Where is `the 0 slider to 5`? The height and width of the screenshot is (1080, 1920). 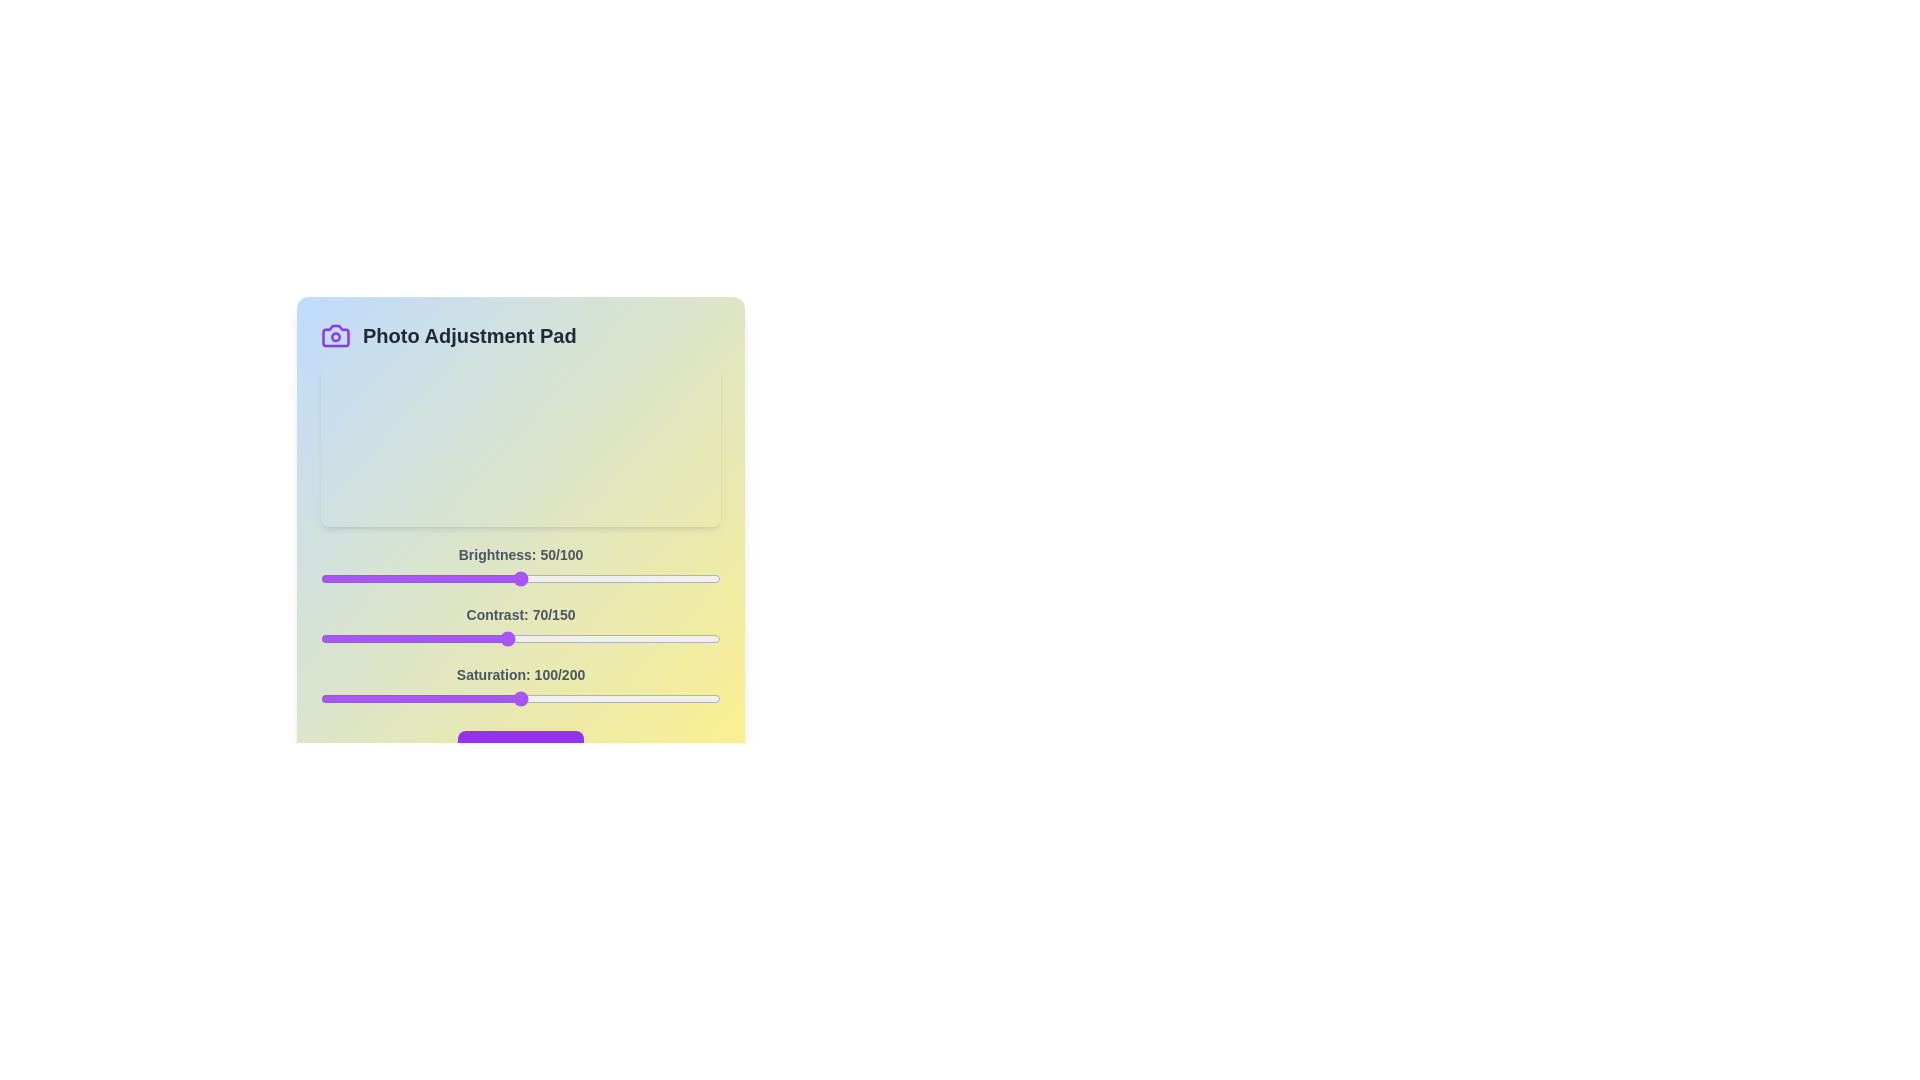
the 0 slider to 5 is located at coordinates (340, 578).